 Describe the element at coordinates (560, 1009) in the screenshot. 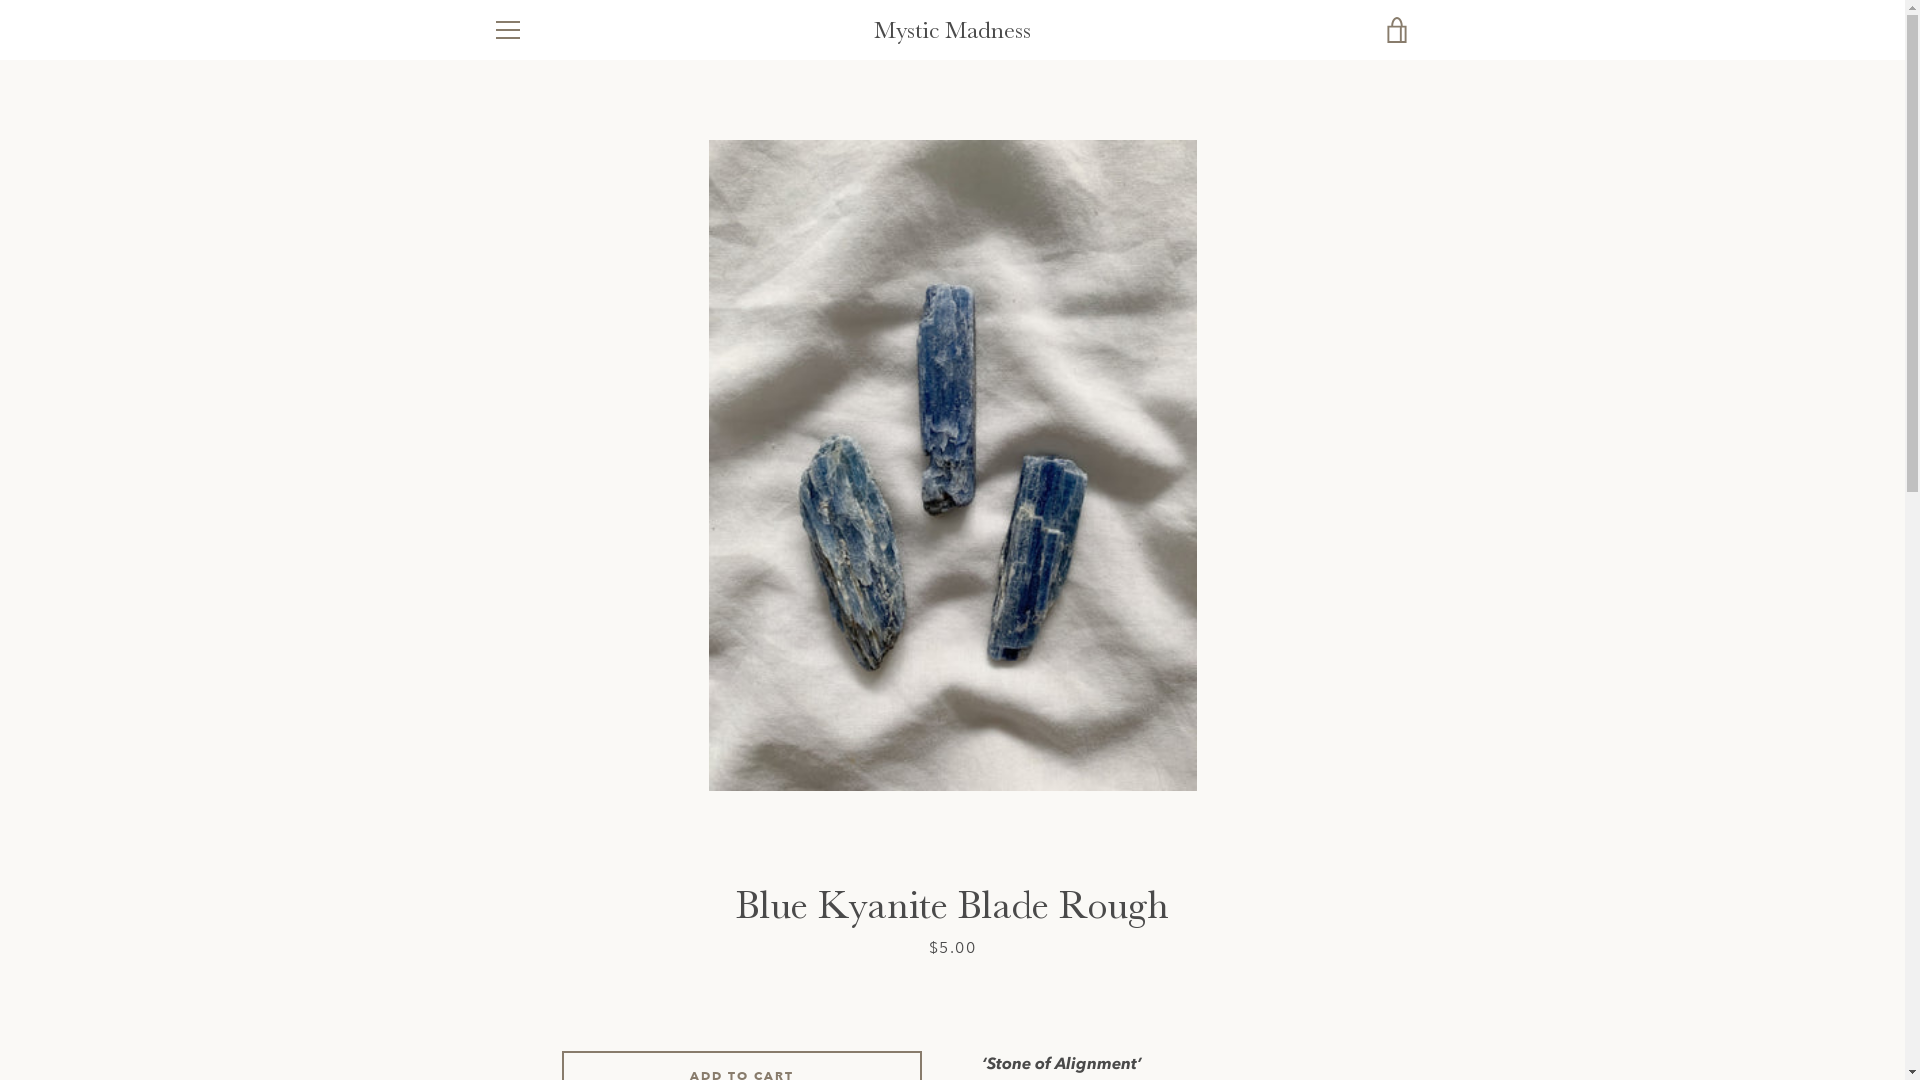

I see `'Instagram'` at that location.